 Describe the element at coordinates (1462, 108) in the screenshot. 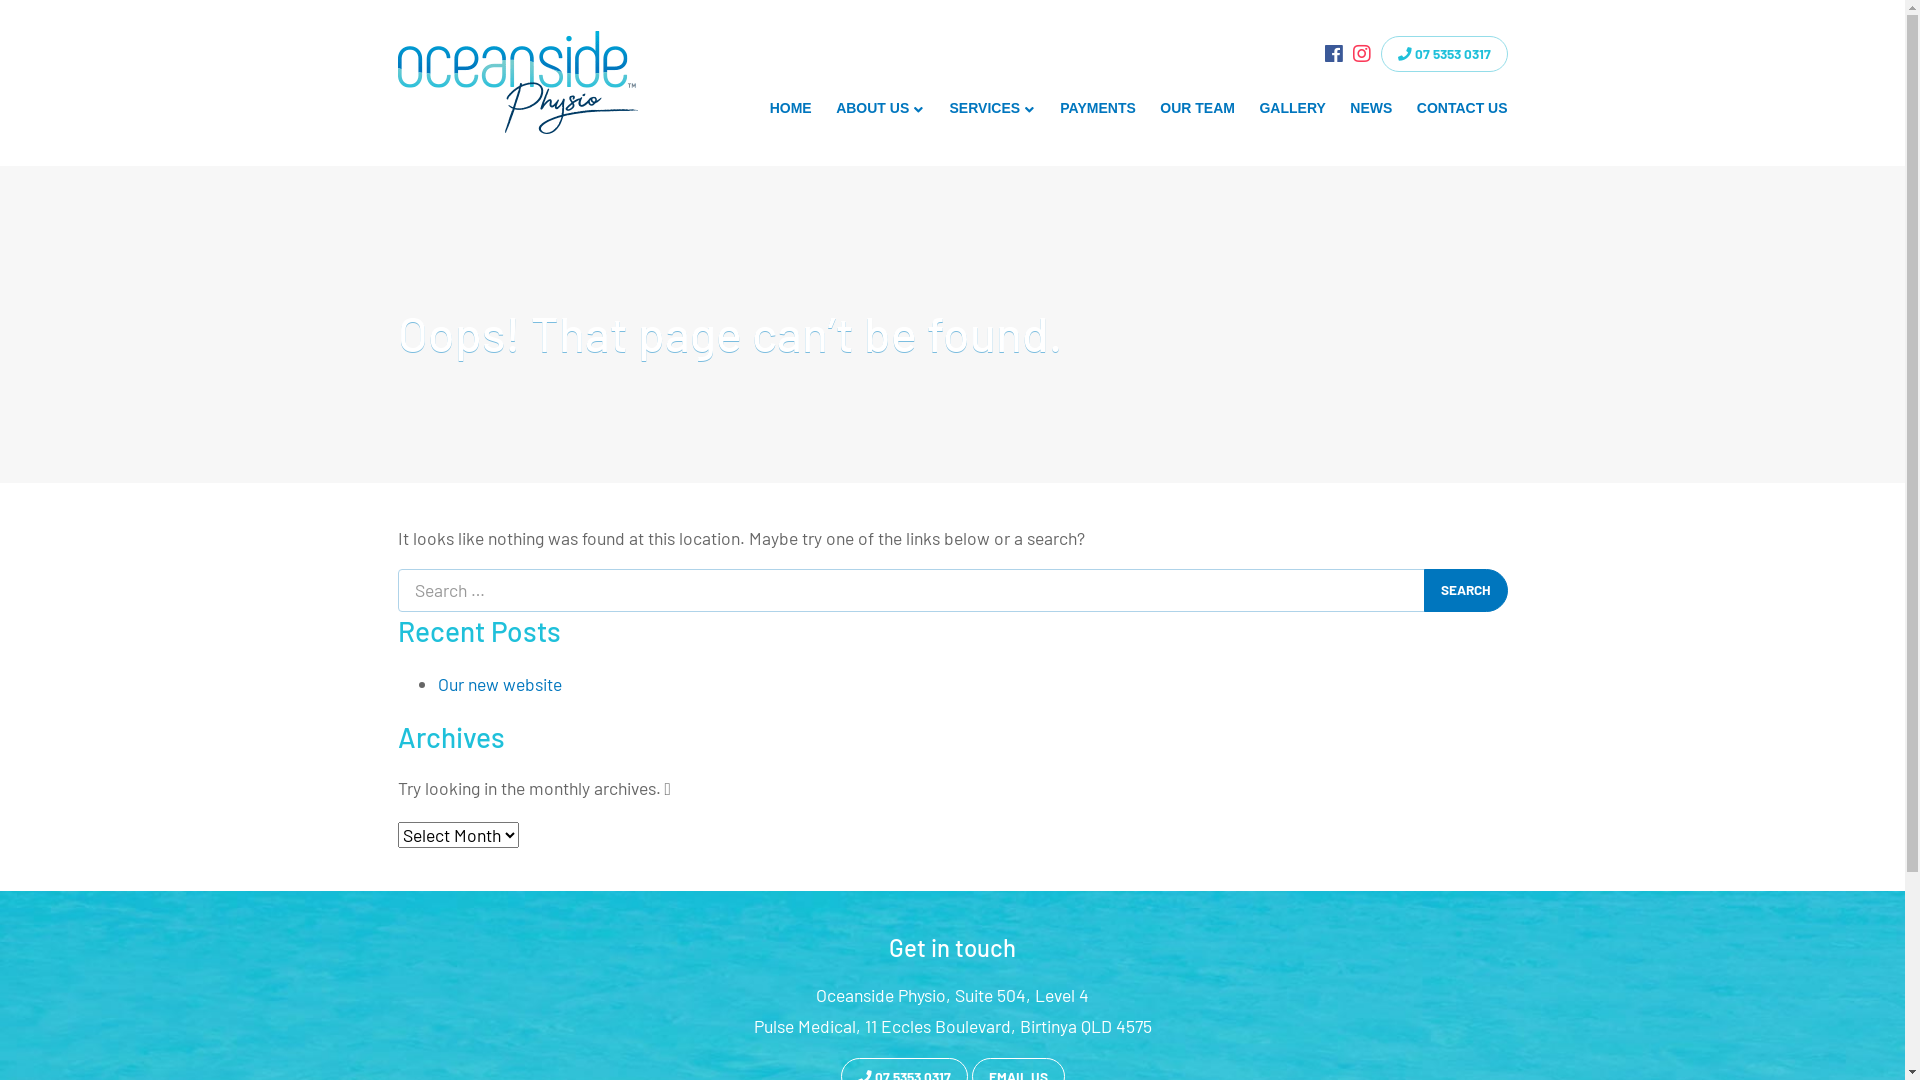

I see `'CONTACT US'` at that location.